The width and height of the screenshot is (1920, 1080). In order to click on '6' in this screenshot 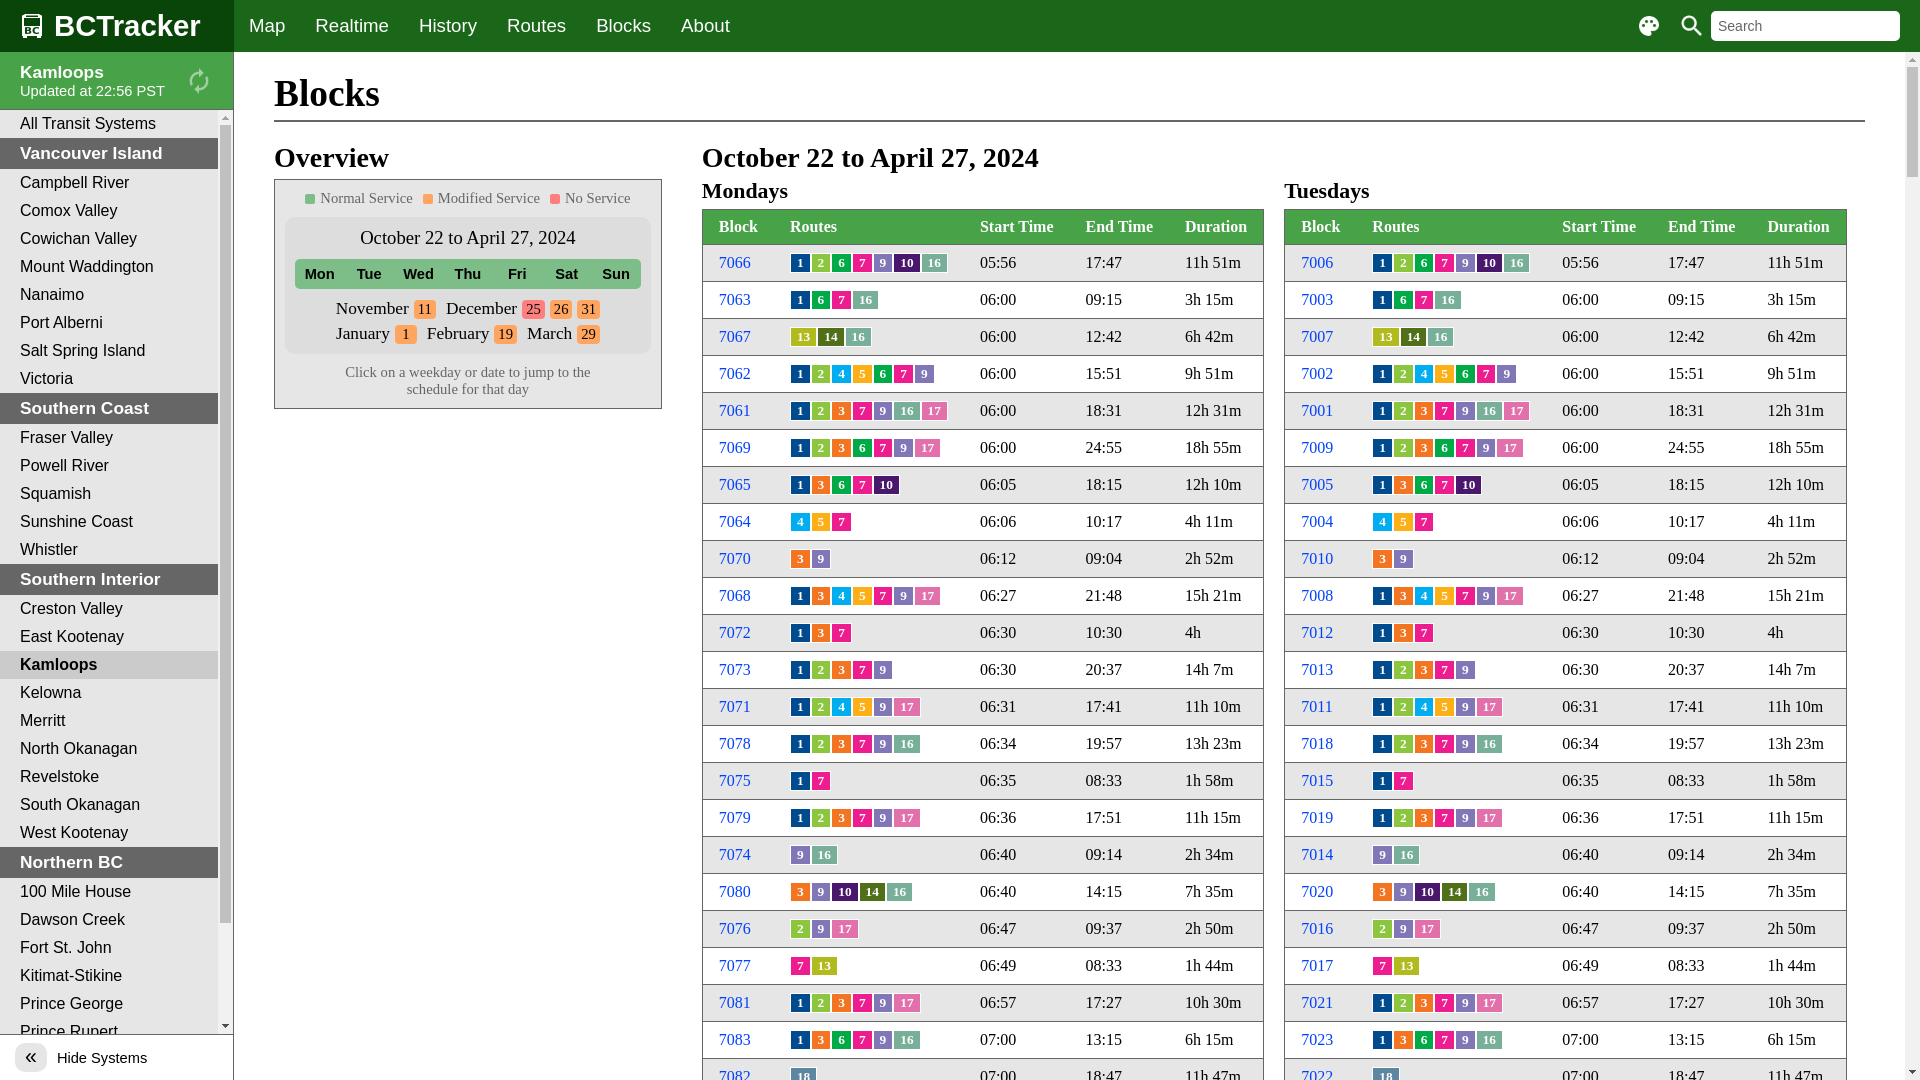, I will do `click(882, 374)`.